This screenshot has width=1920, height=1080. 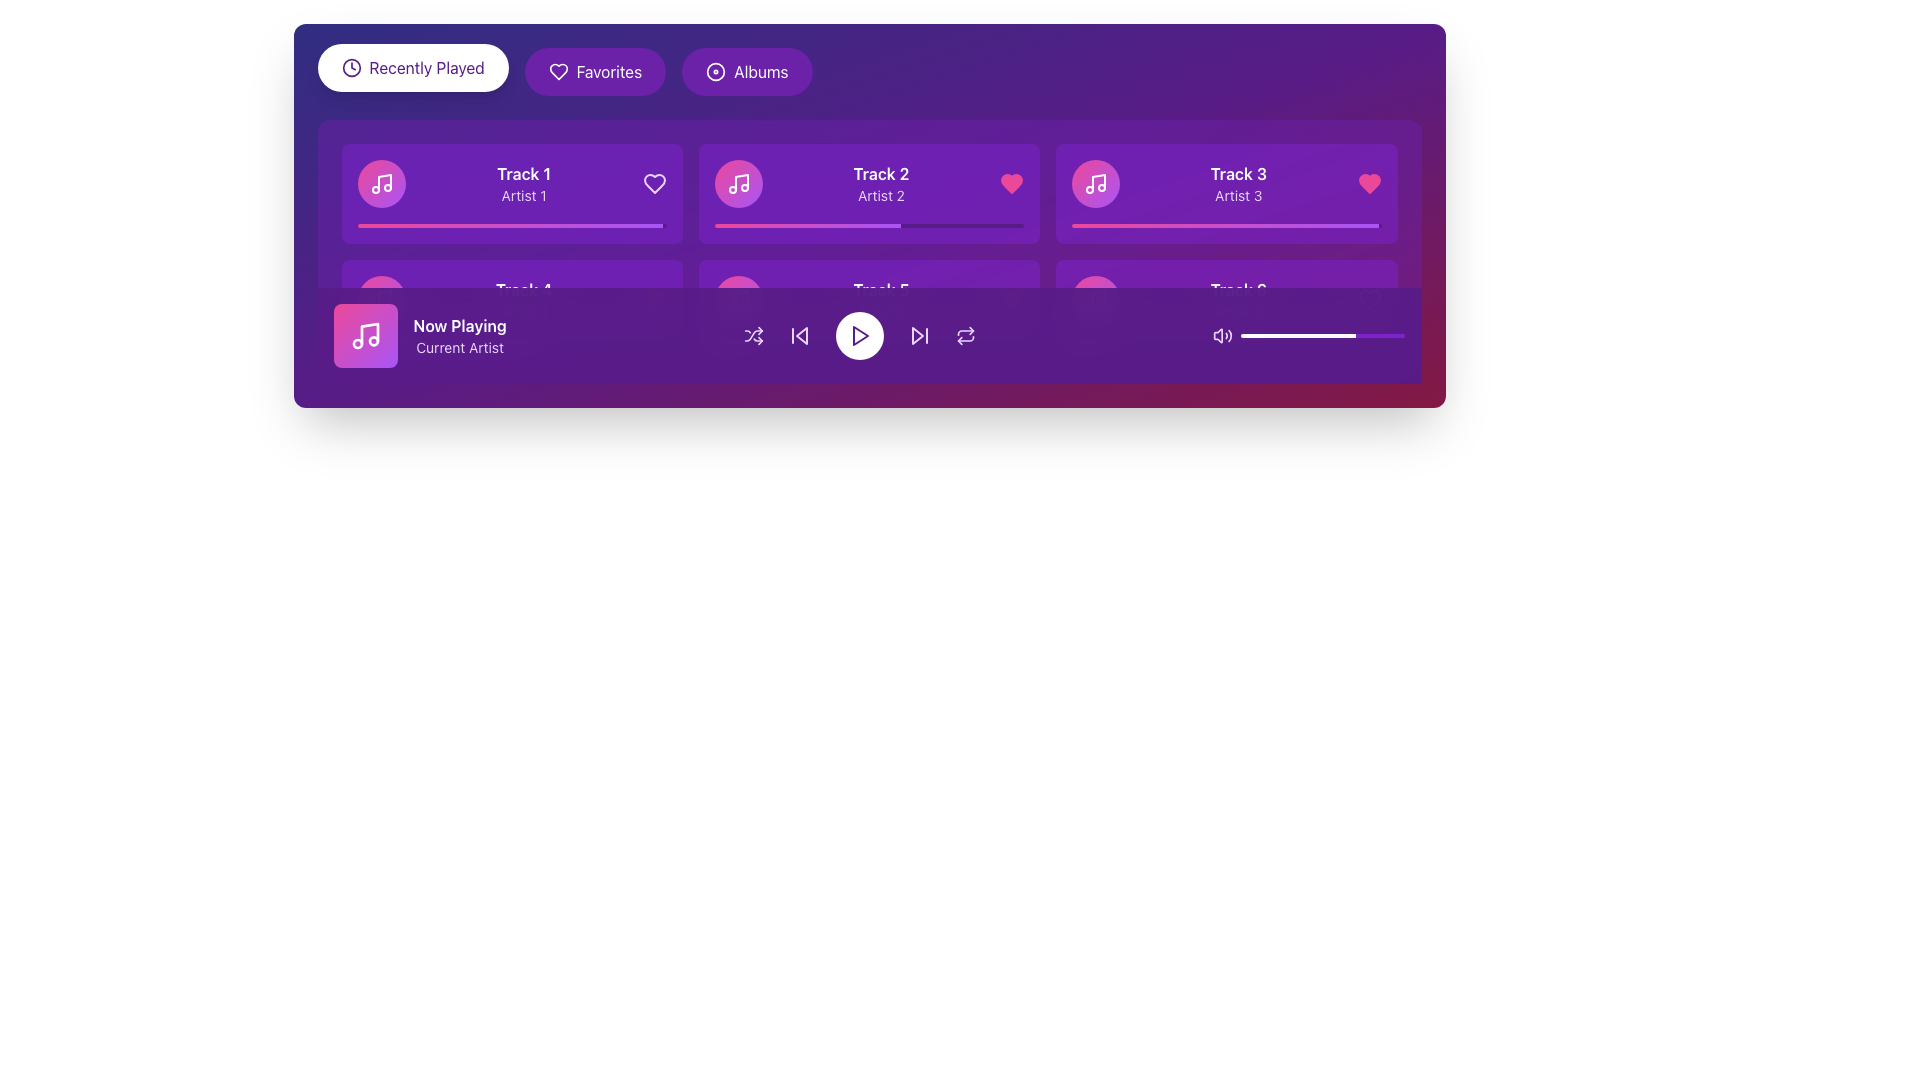 I want to click on the fourth song item, so click(x=512, y=300).